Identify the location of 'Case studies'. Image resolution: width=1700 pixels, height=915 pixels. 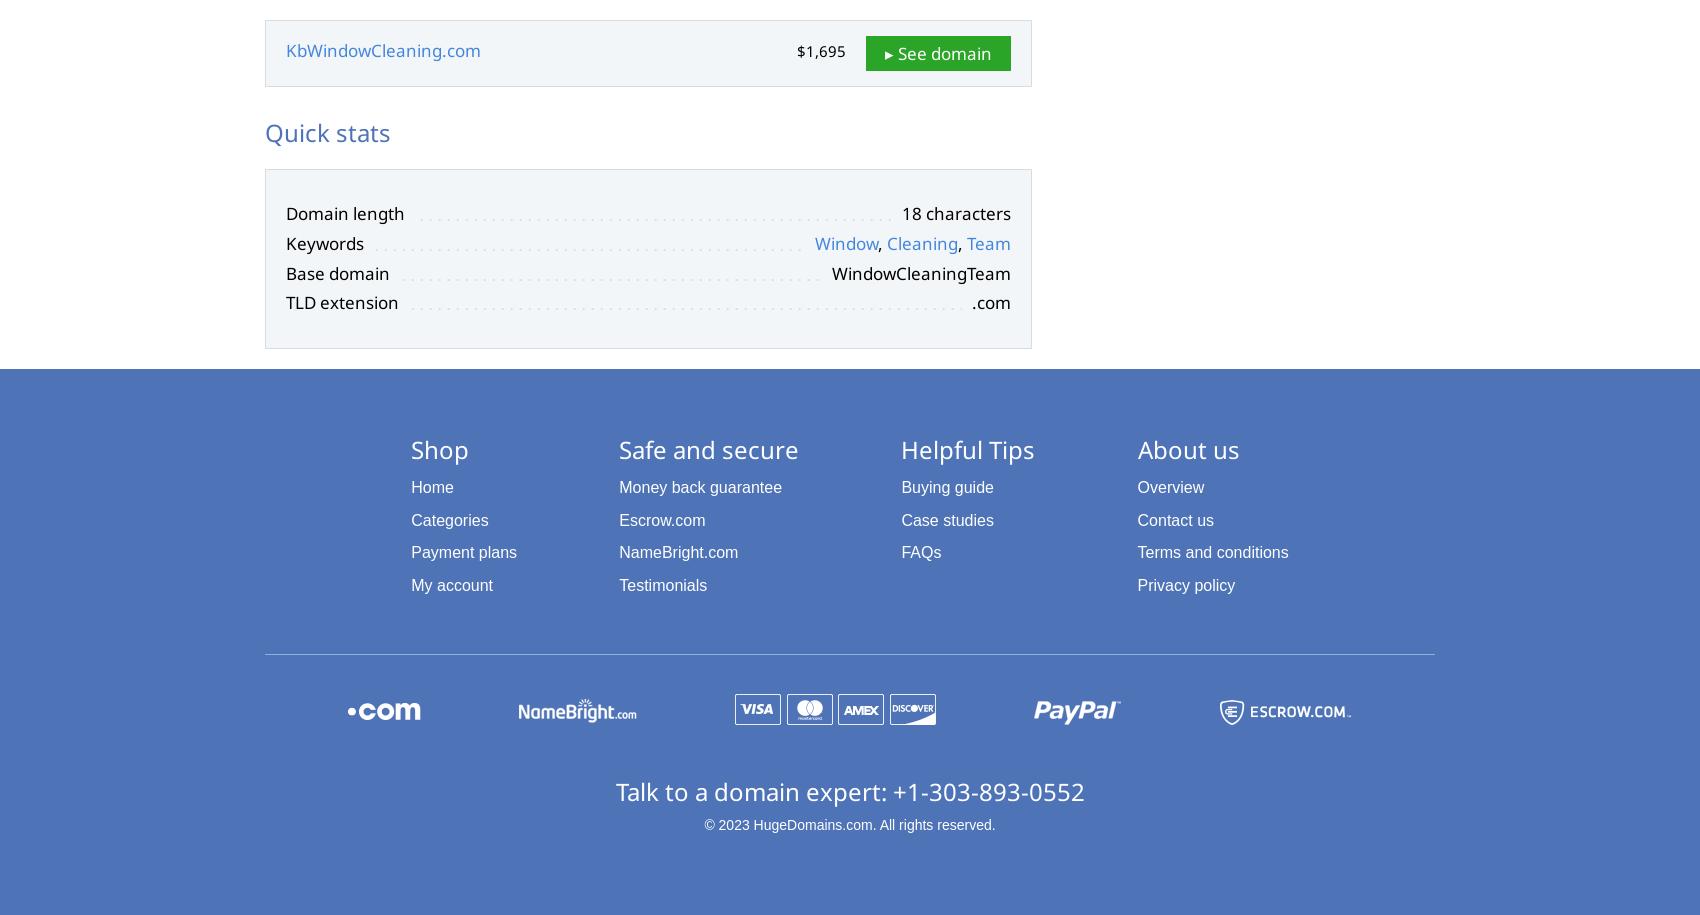
(947, 519).